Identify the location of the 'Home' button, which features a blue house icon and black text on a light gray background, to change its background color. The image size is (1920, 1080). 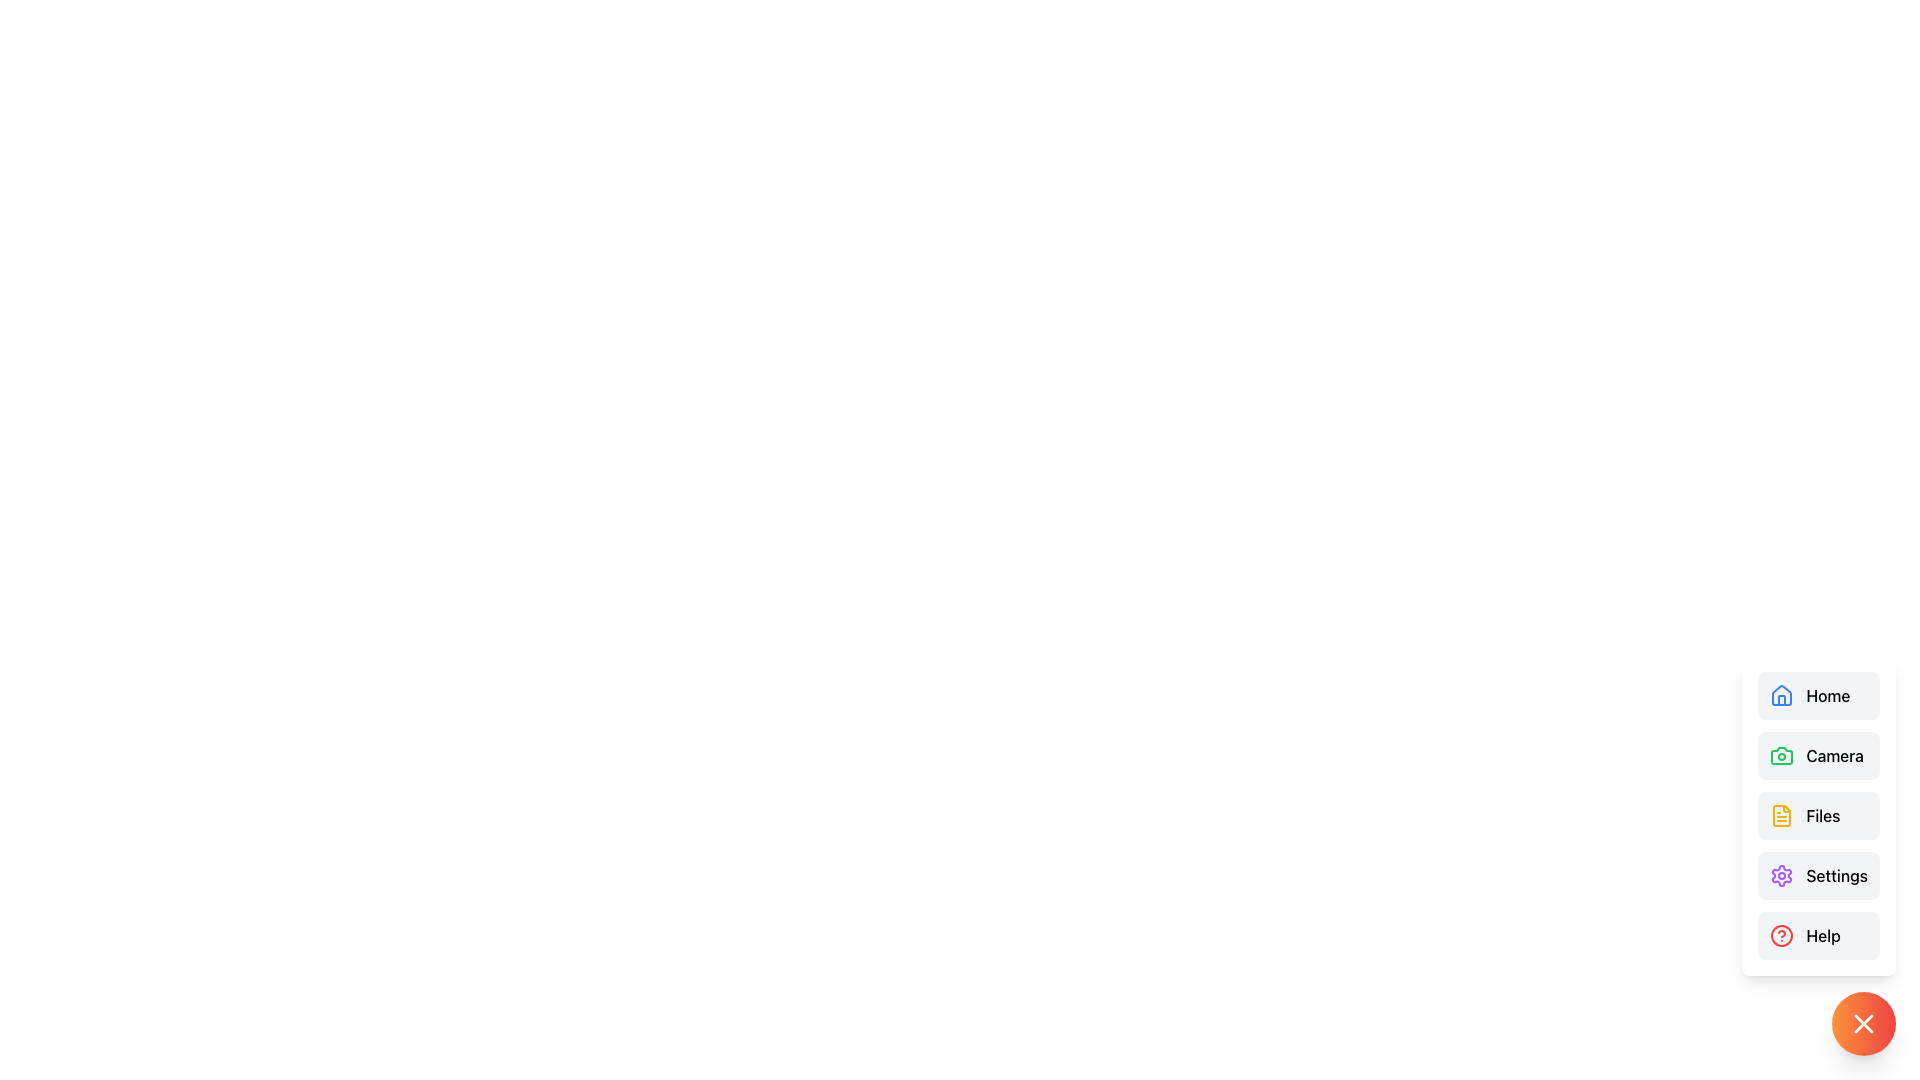
(1819, 694).